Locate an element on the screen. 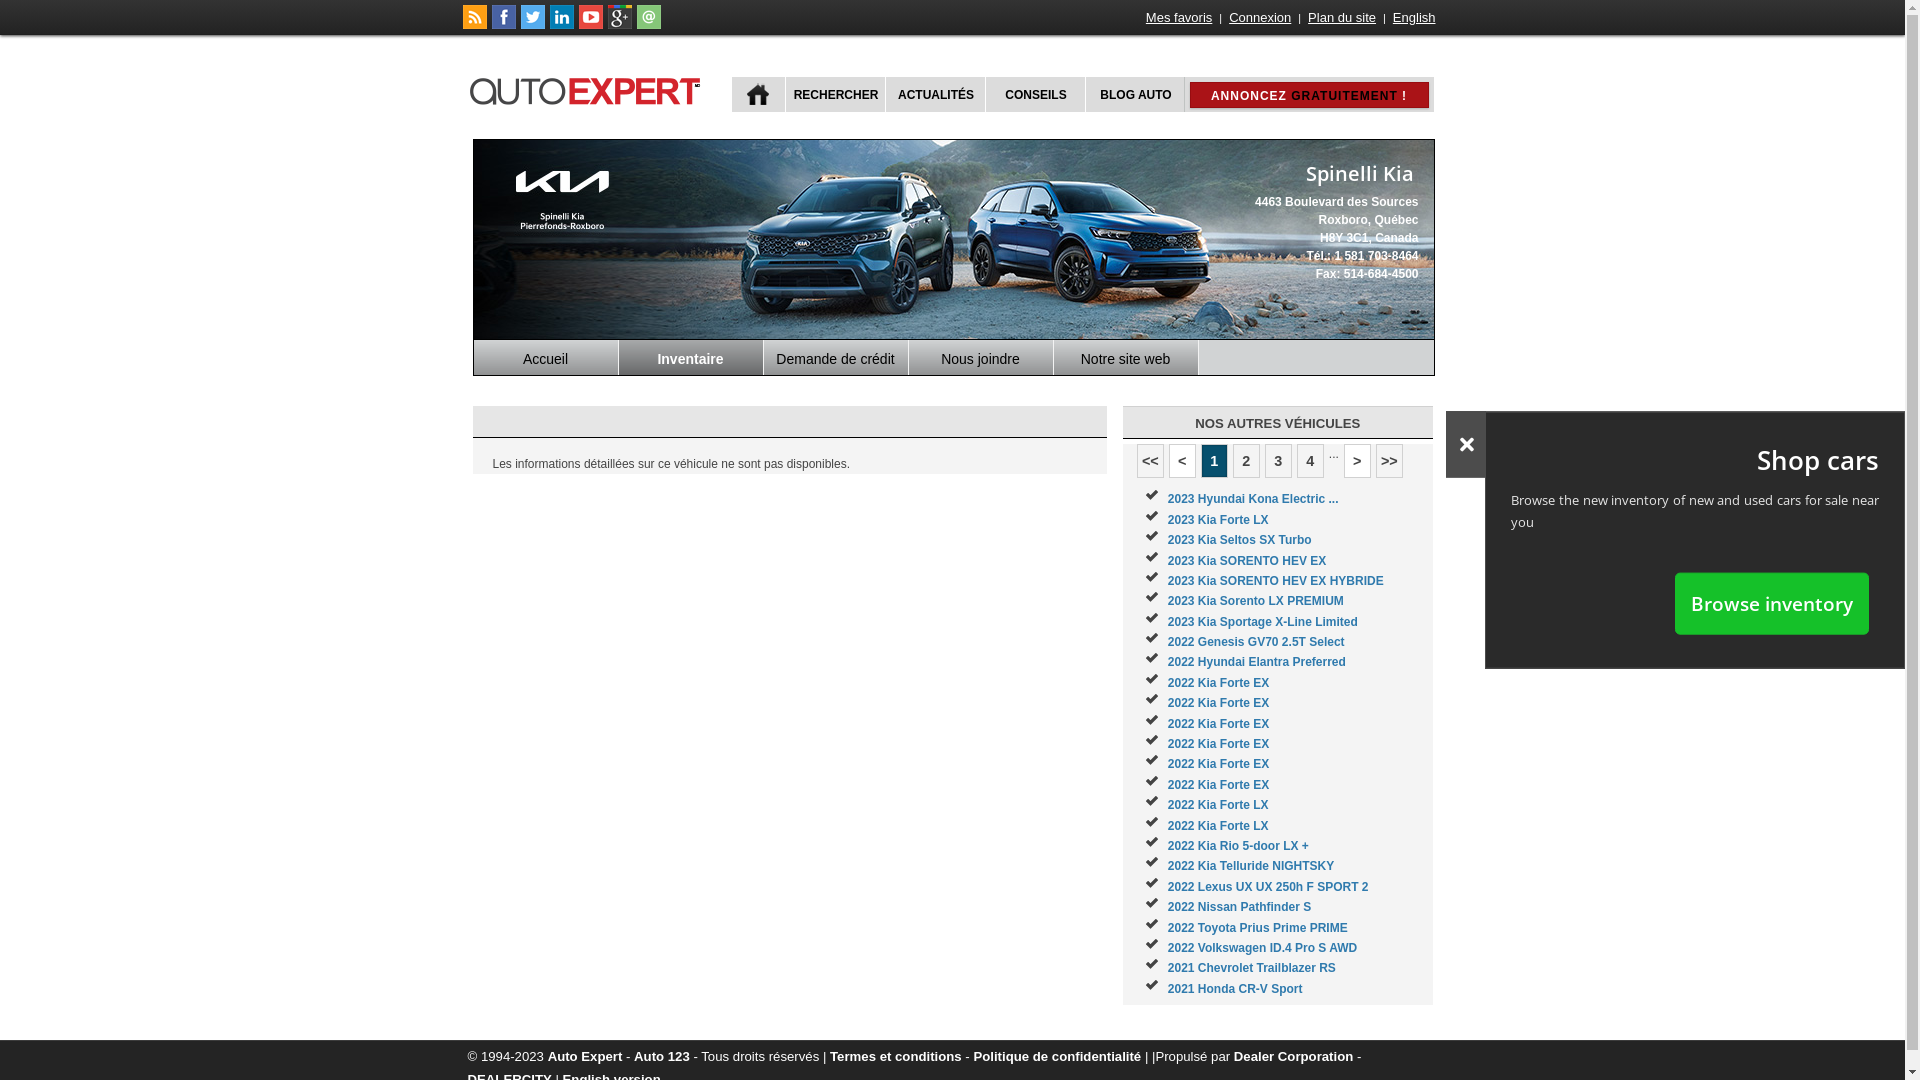 The width and height of the screenshot is (1920, 1080). 'RECHERCHER' is located at coordinates (833, 94).